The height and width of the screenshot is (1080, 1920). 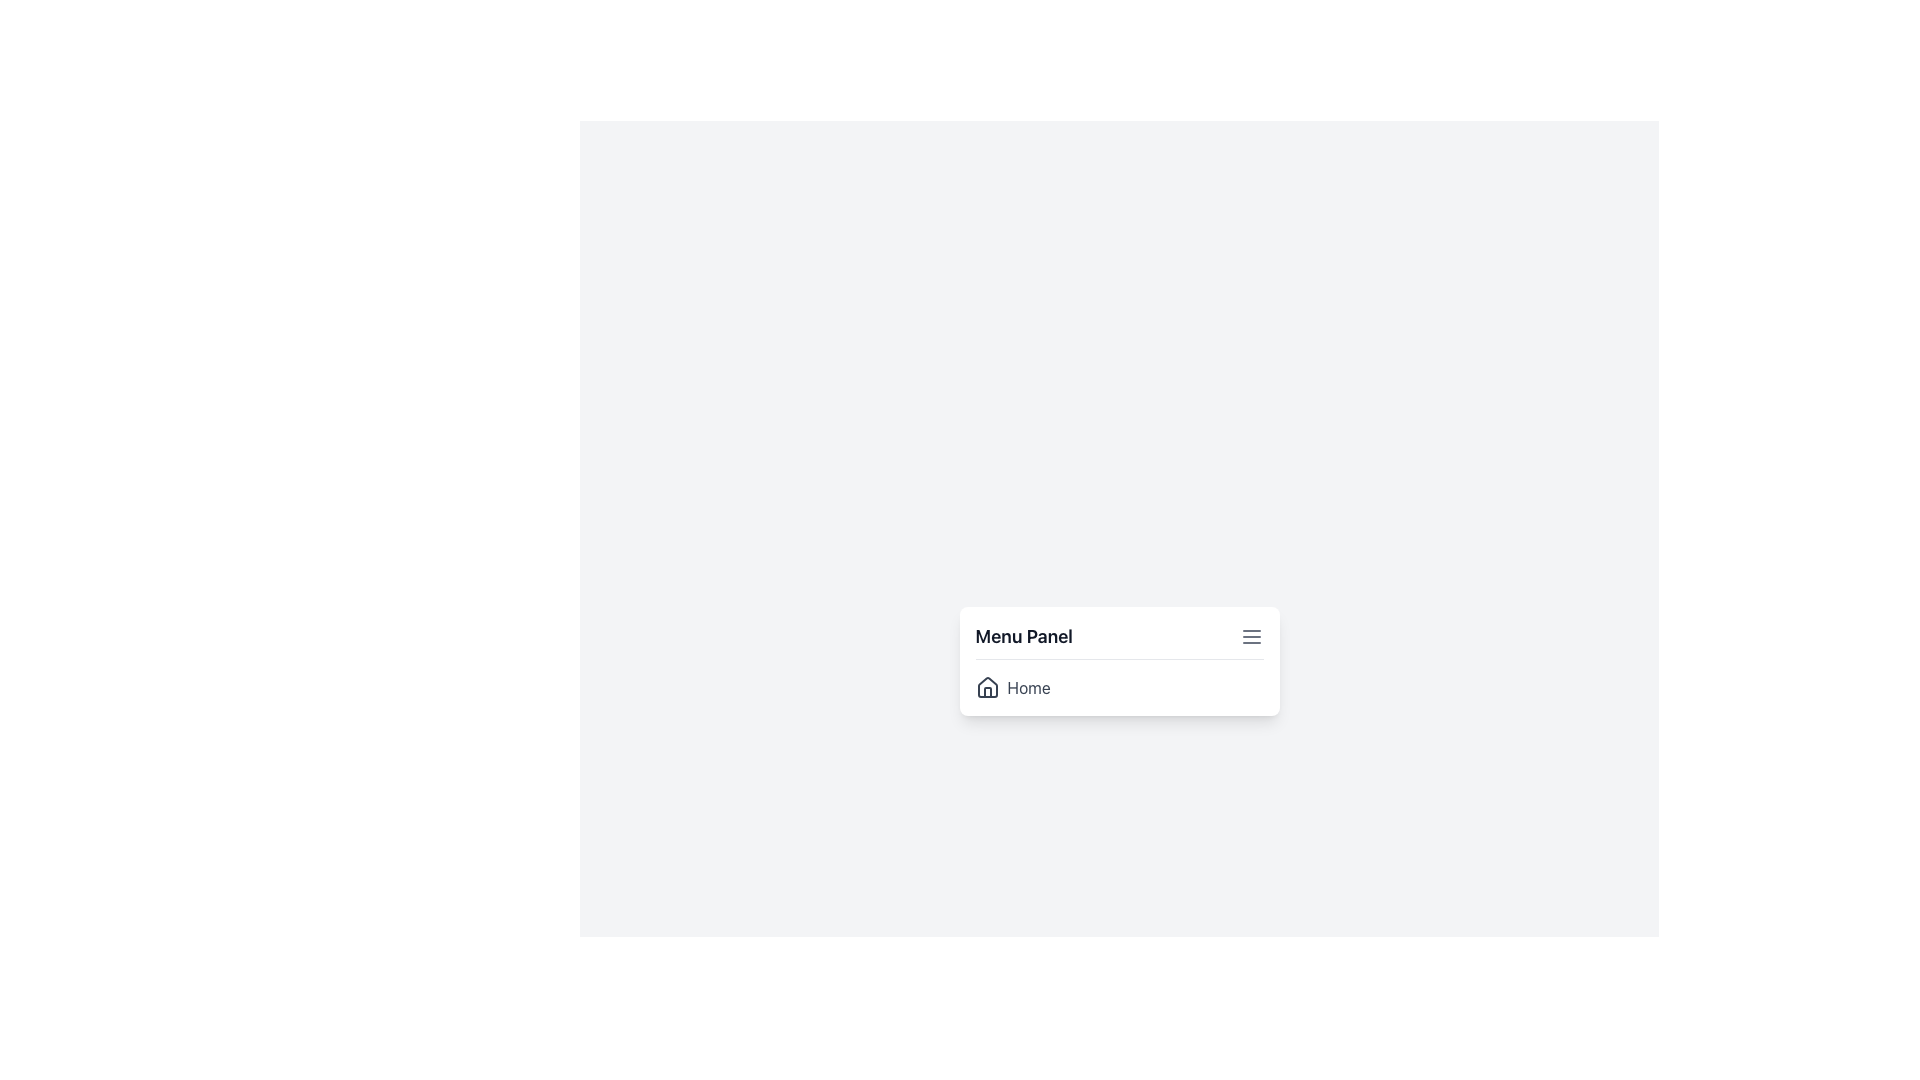 What do you see at coordinates (987, 685) in the screenshot?
I see `the house icon in the menu panel, which is styled with a dark outline and includes a triangular roof and rectangular base, located under the 'Home' entry` at bounding box center [987, 685].